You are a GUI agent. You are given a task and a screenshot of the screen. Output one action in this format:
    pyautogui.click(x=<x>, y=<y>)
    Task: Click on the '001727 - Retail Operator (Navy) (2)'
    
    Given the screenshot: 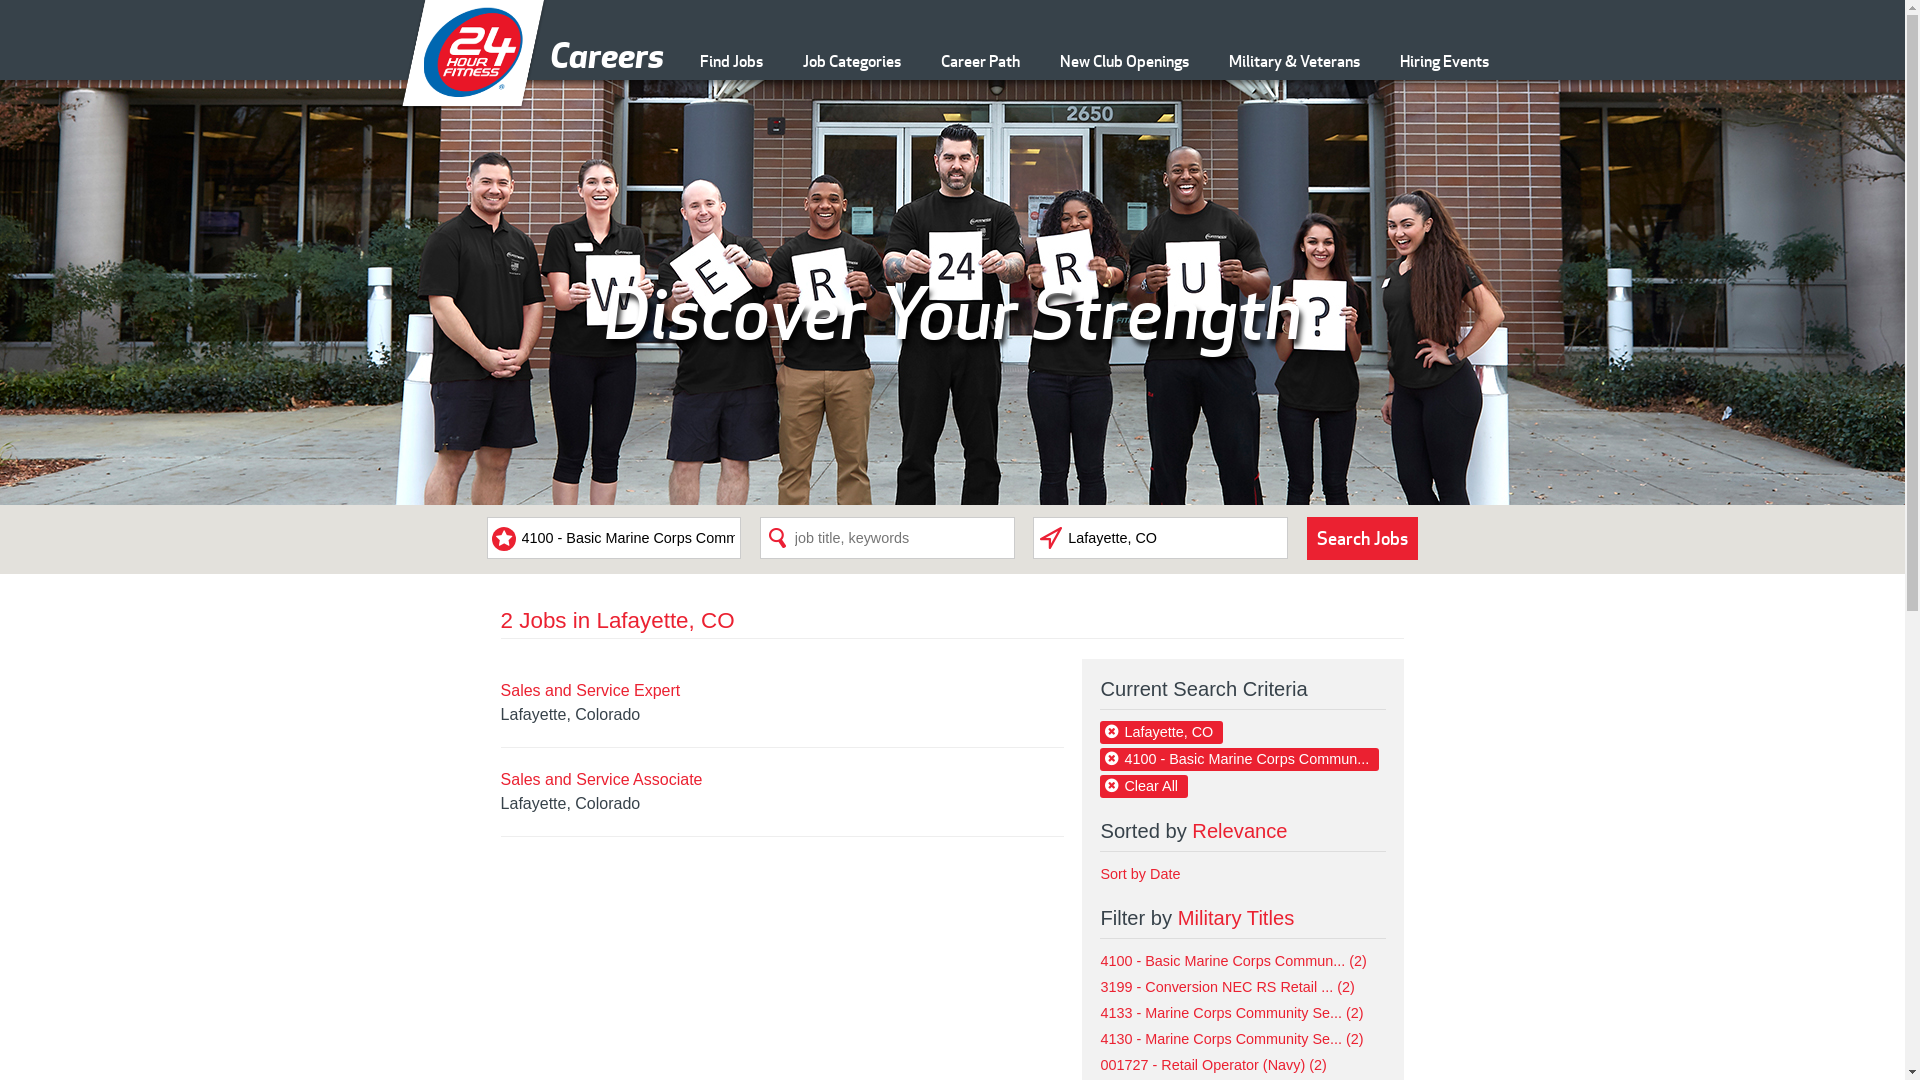 What is the action you would take?
    pyautogui.click(x=1212, y=1063)
    